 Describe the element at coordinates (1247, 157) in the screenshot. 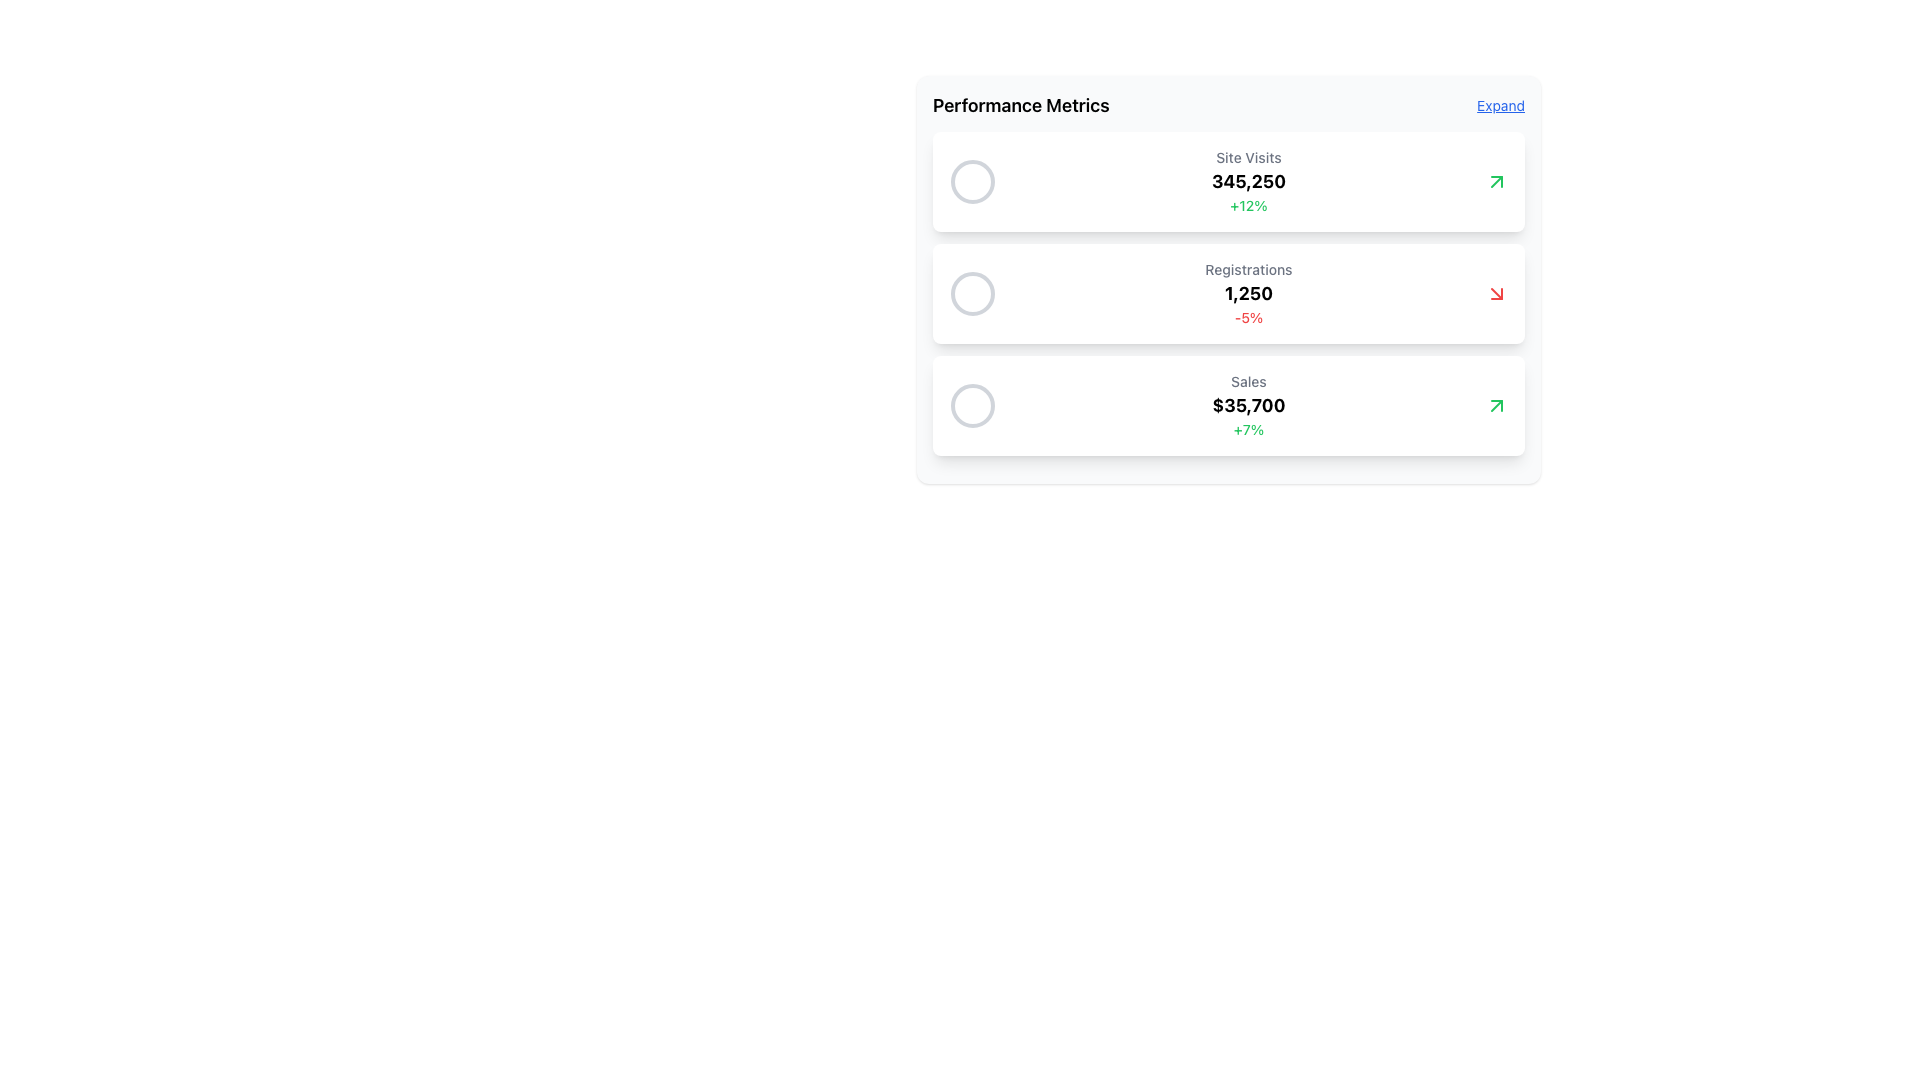

I see `the Text Label that describes the key performance indicator related to site visit metrics, located at the top of the performance metrics card` at that location.